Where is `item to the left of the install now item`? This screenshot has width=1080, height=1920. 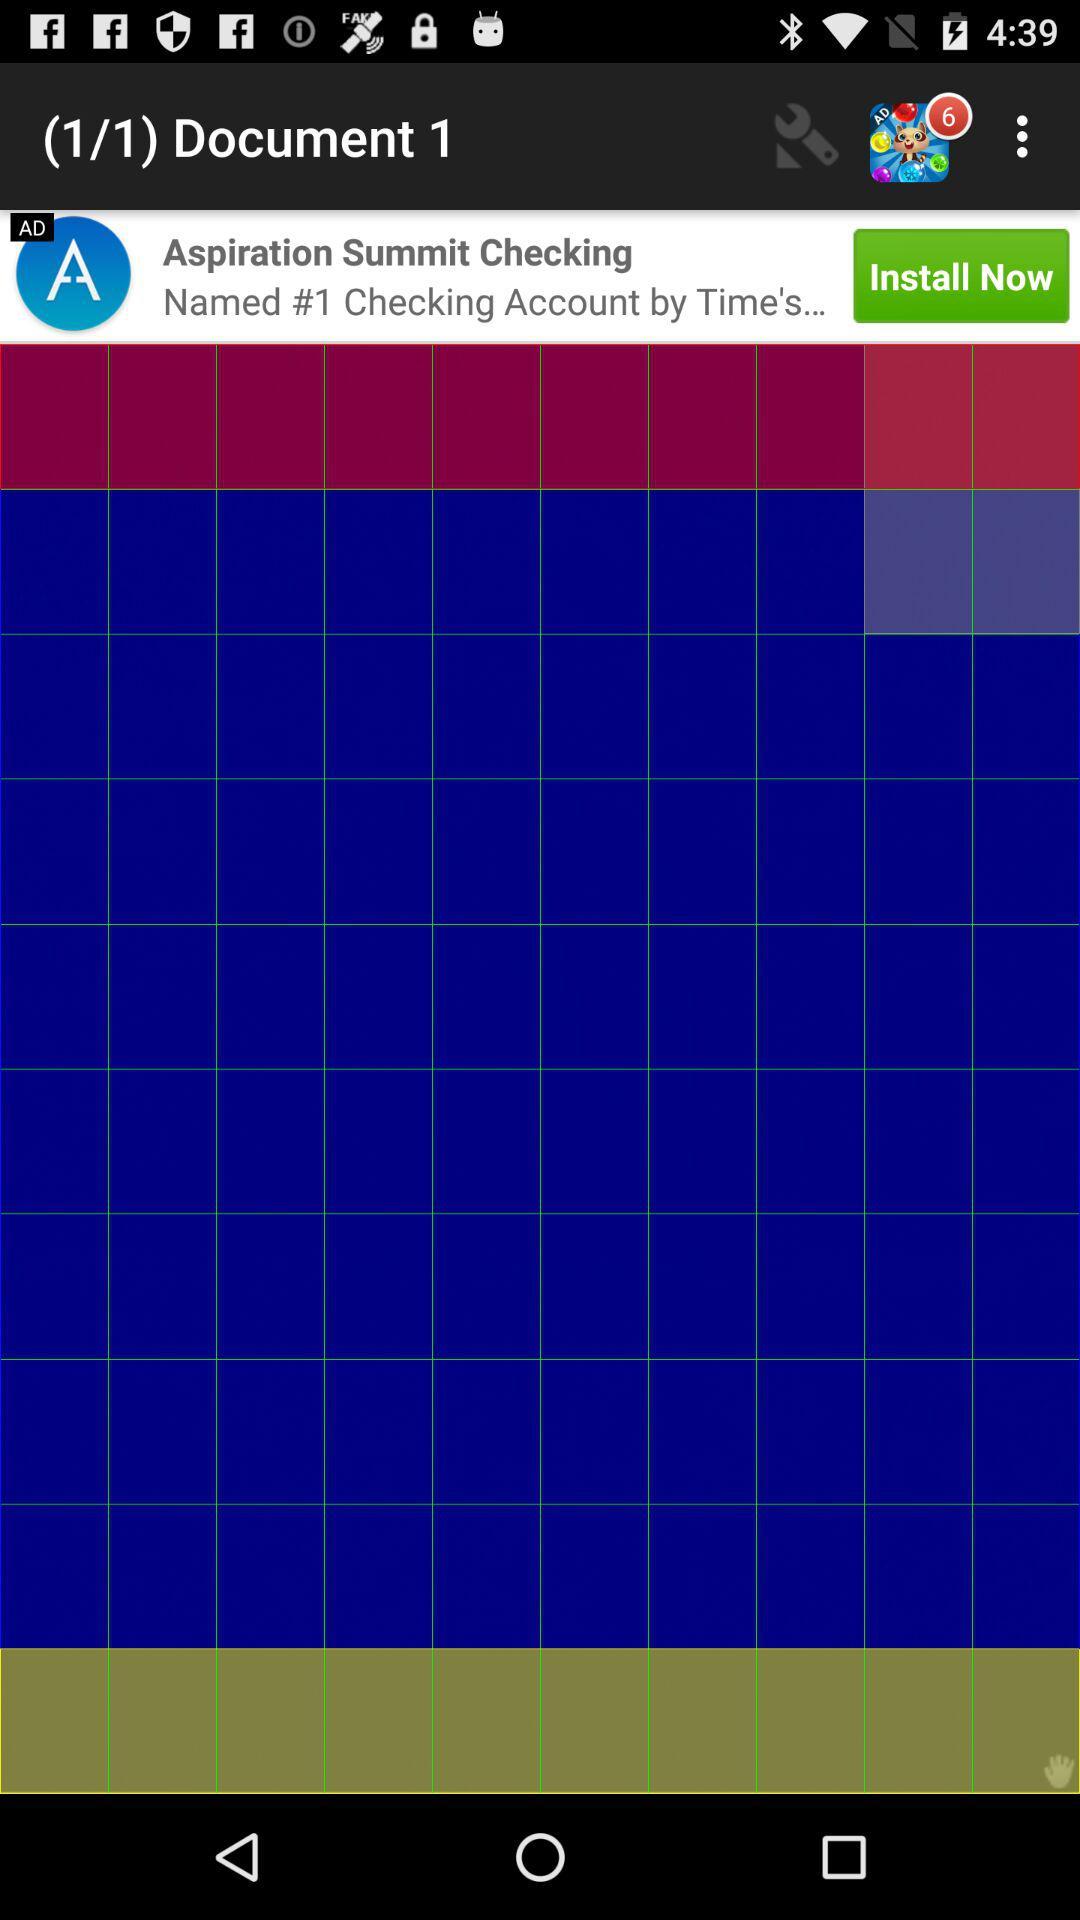
item to the left of the install now item is located at coordinates (494, 299).